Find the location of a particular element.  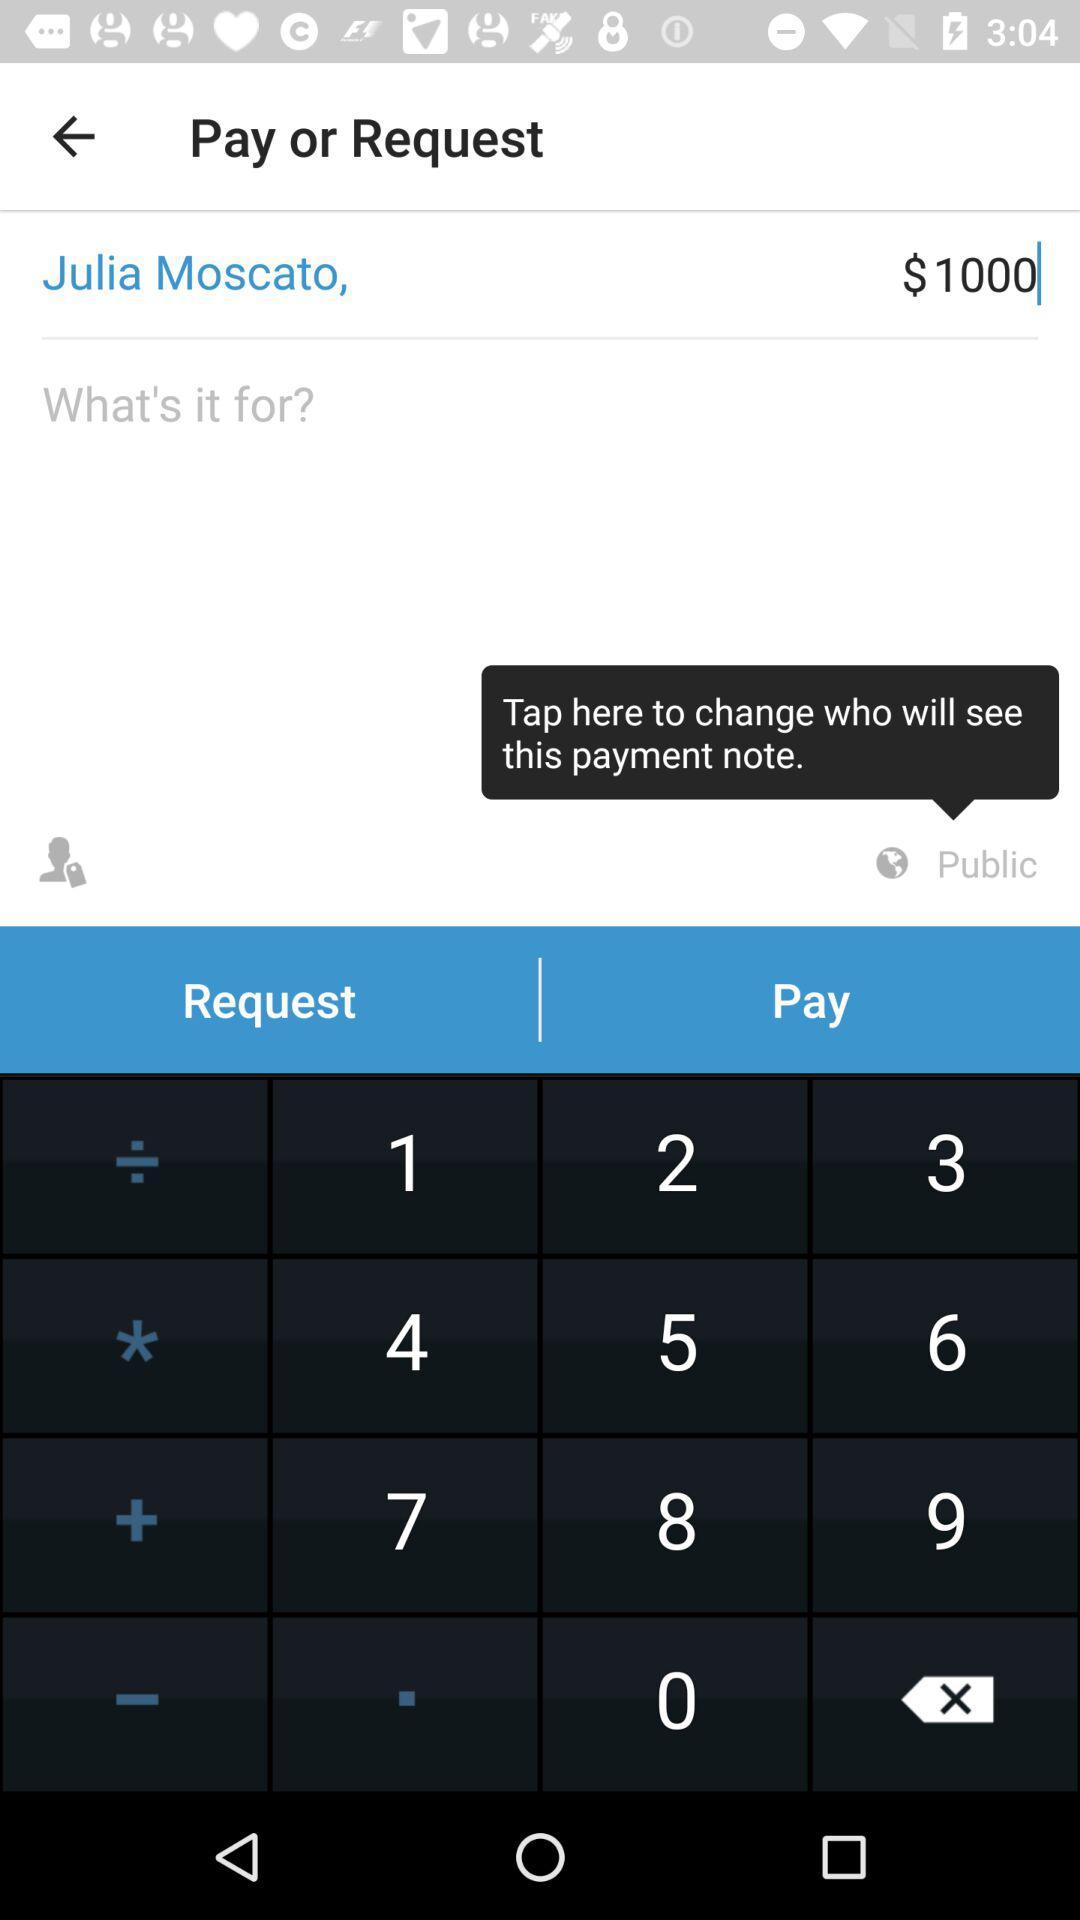

this is for entering the amount of money you want to pay or request is located at coordinates (540, 569).